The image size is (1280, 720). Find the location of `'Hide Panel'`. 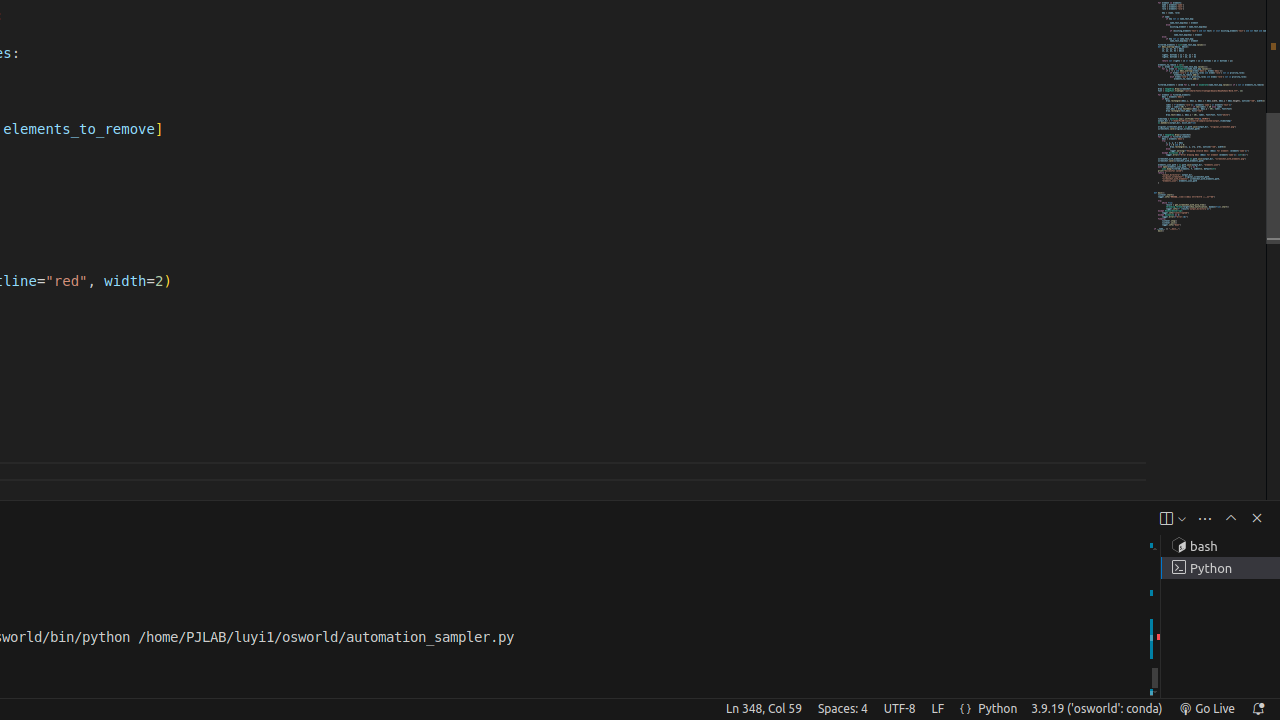

'Hide Panel' is located at coordinates (1255, 516).